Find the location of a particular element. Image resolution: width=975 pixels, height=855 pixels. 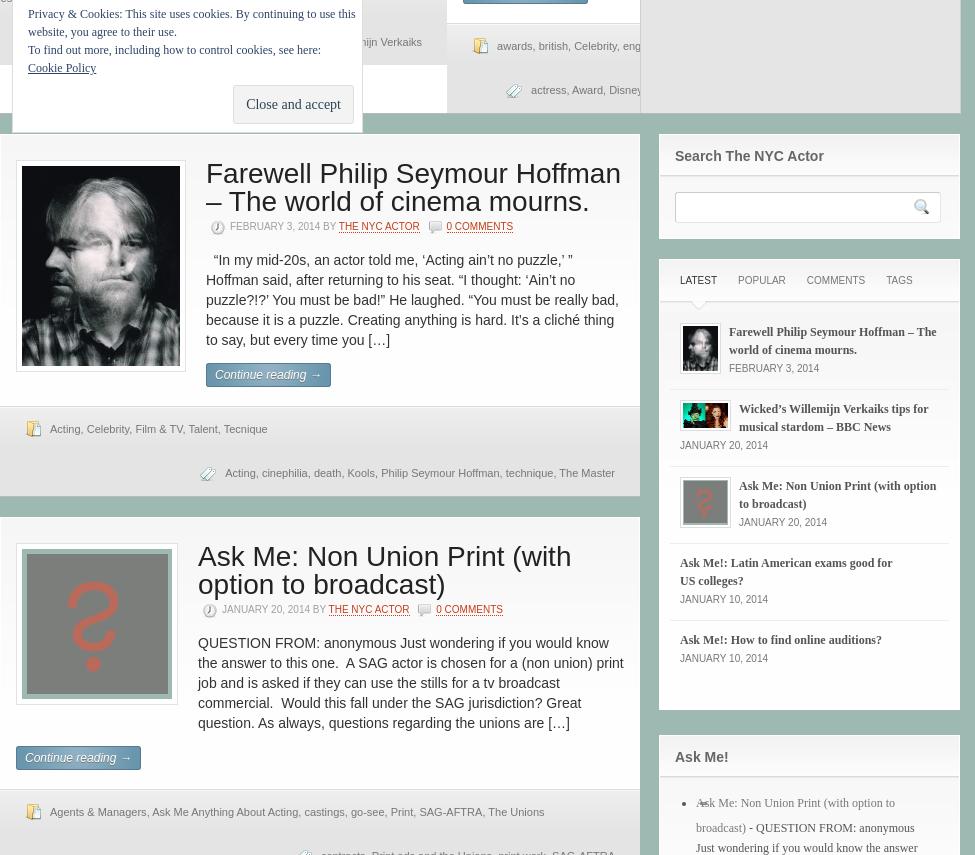

'Tags' is located at coordinates (898, 280).